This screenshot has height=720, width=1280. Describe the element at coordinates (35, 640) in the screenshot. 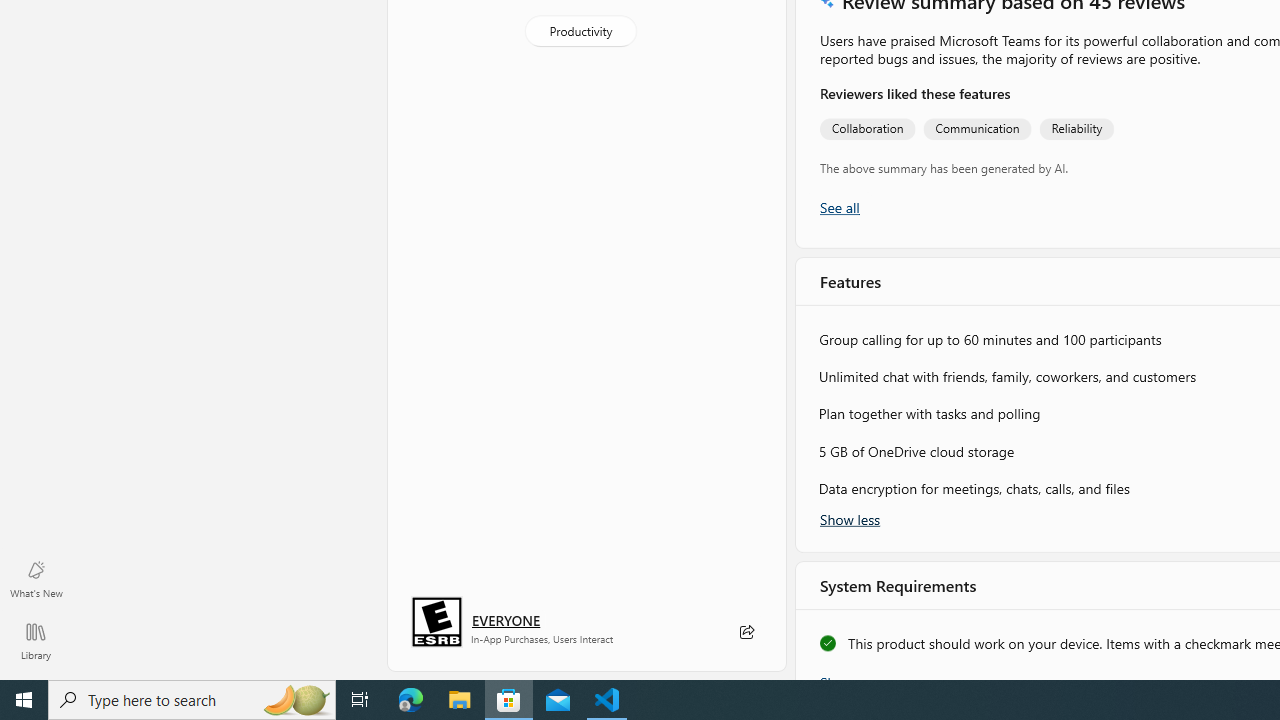

I see `'Library'` at that location.